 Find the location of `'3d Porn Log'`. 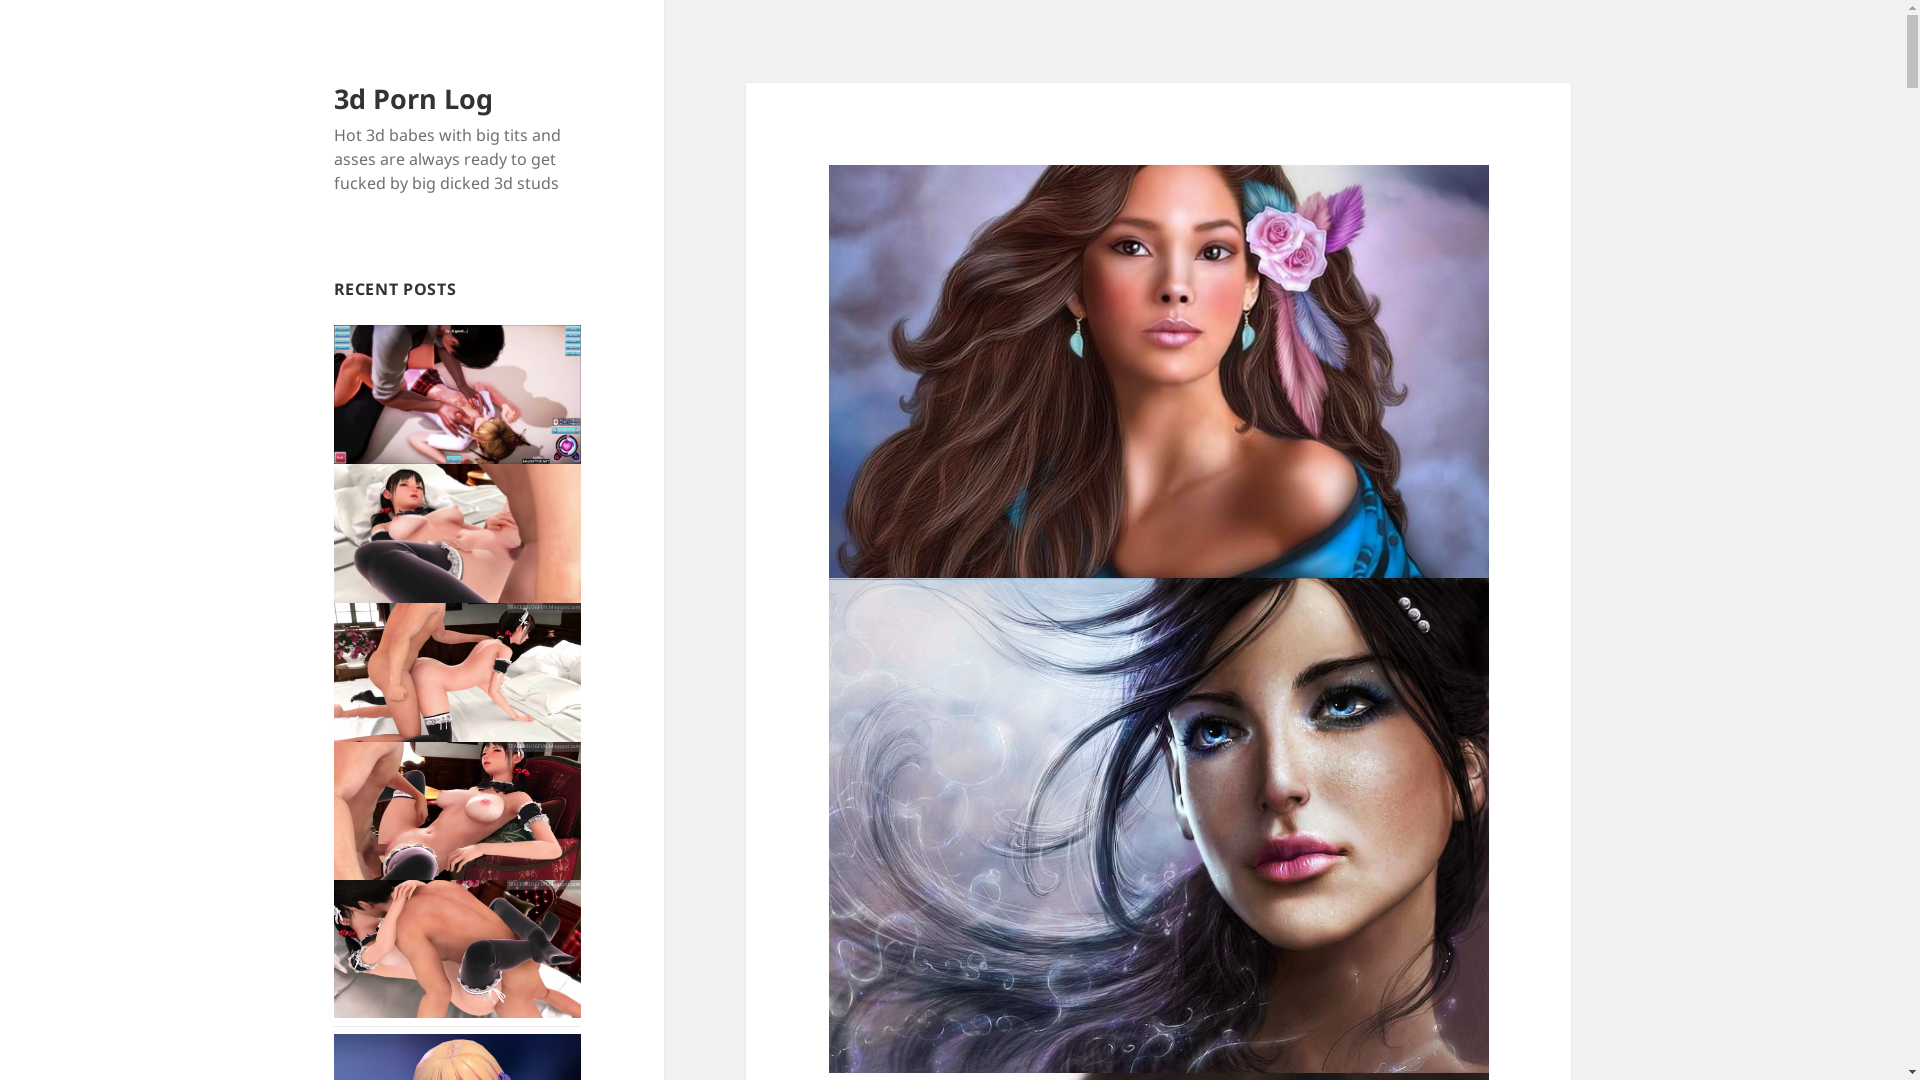

'3d Porn Log' is located at coordinates (412, 98).